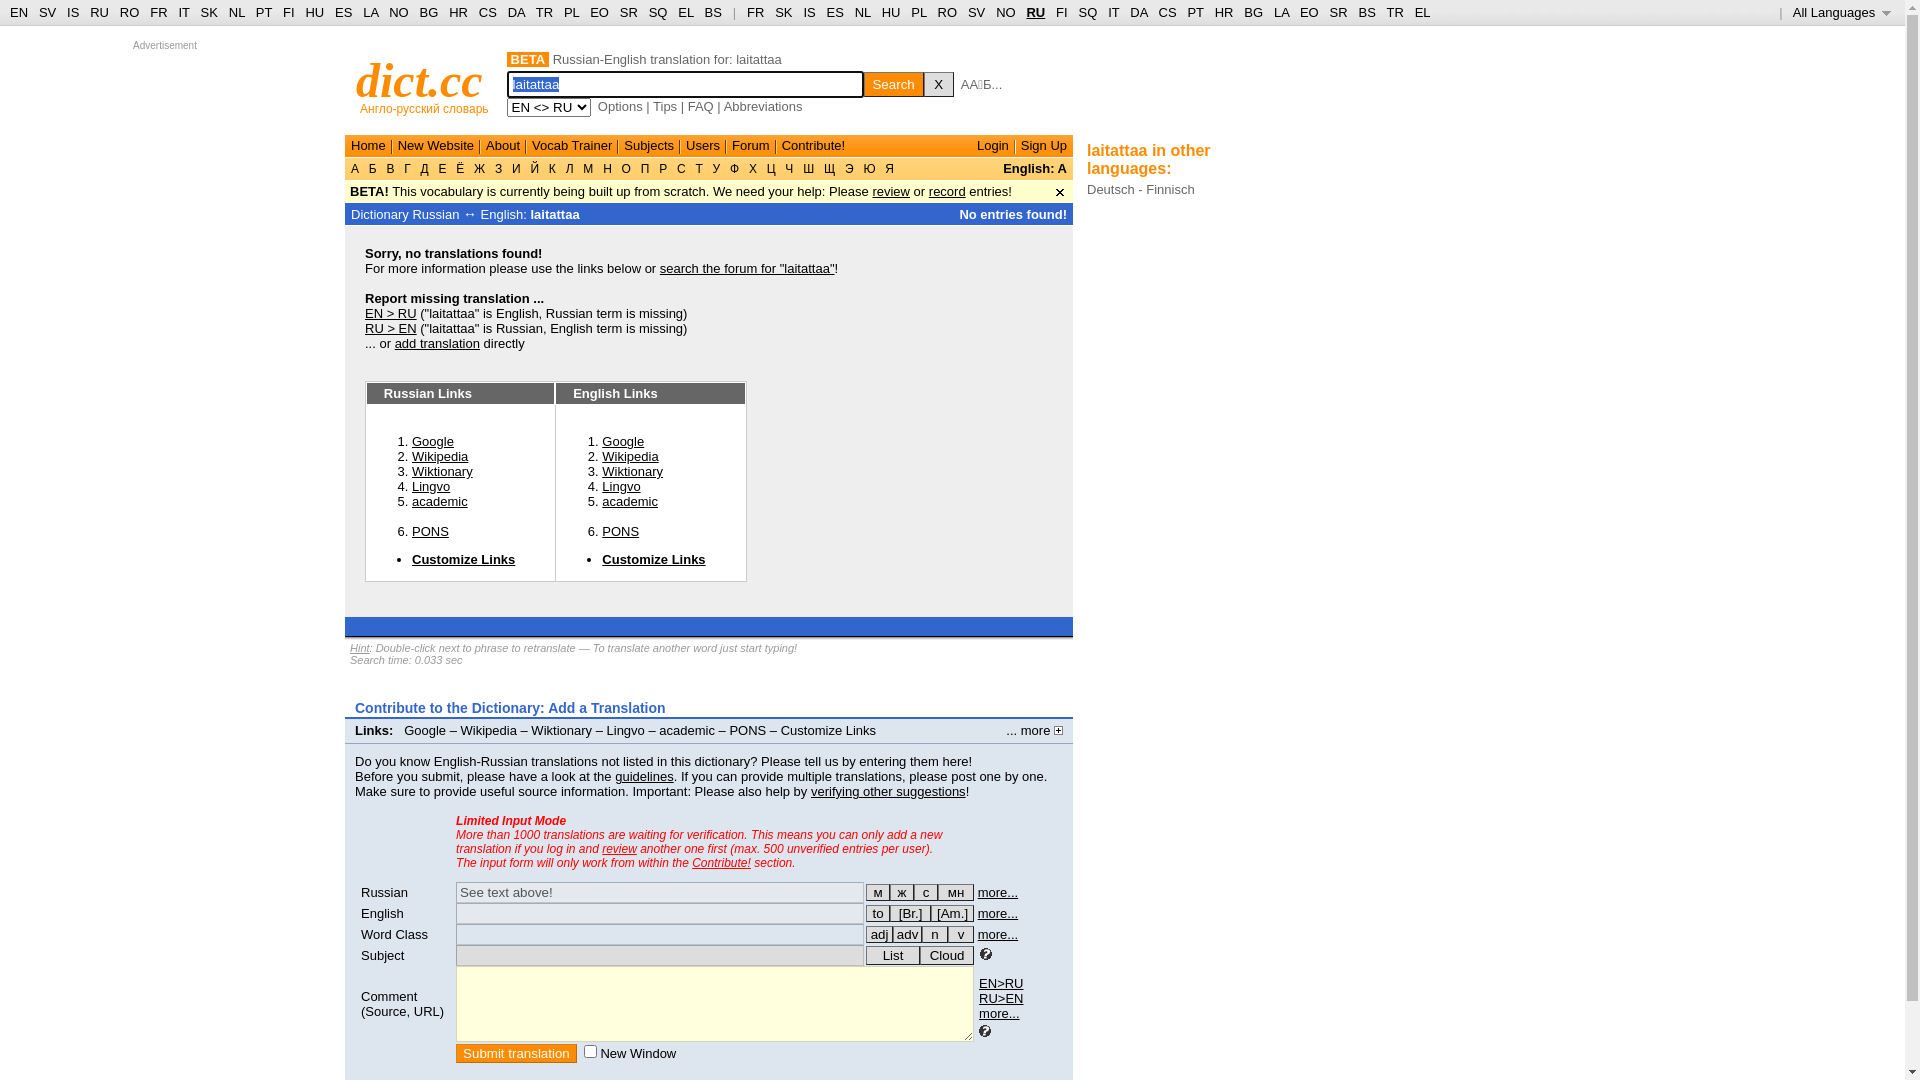  Describe the element at coordinates (809, 12) in the screenshot. I see `'IS'` at that location.